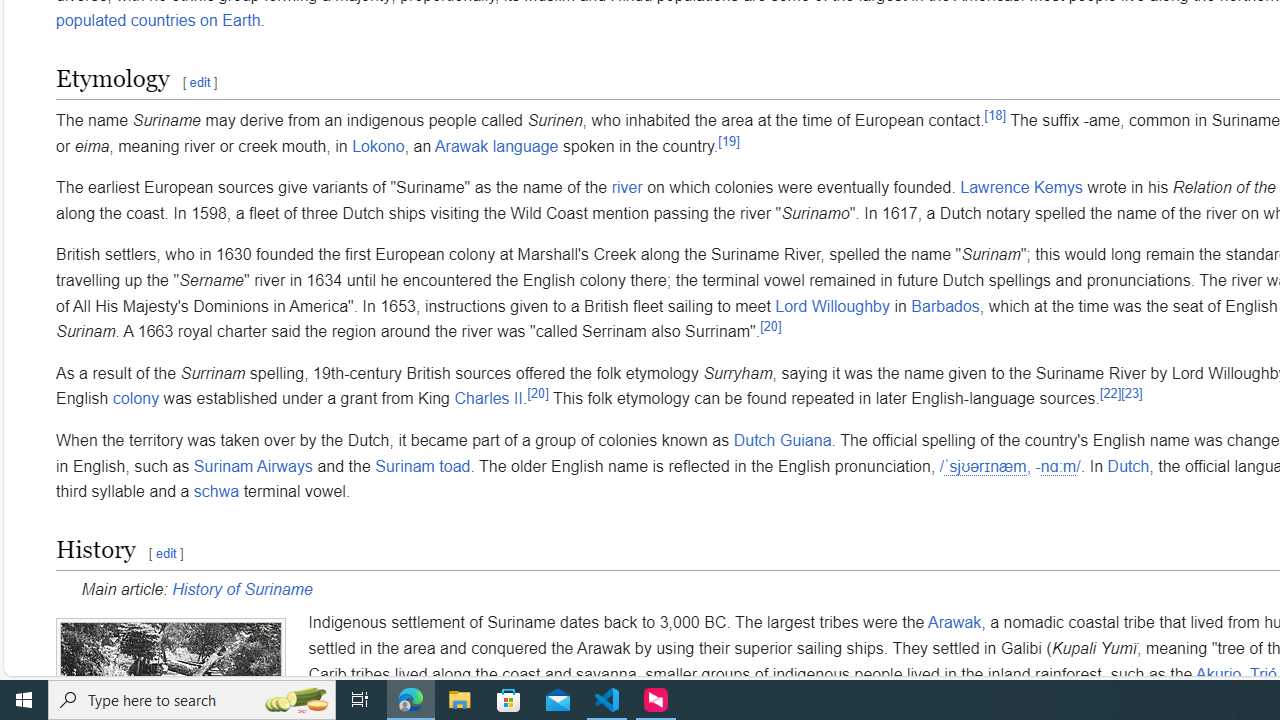  I want to click on 'Surinam toad', so click(422, 466).